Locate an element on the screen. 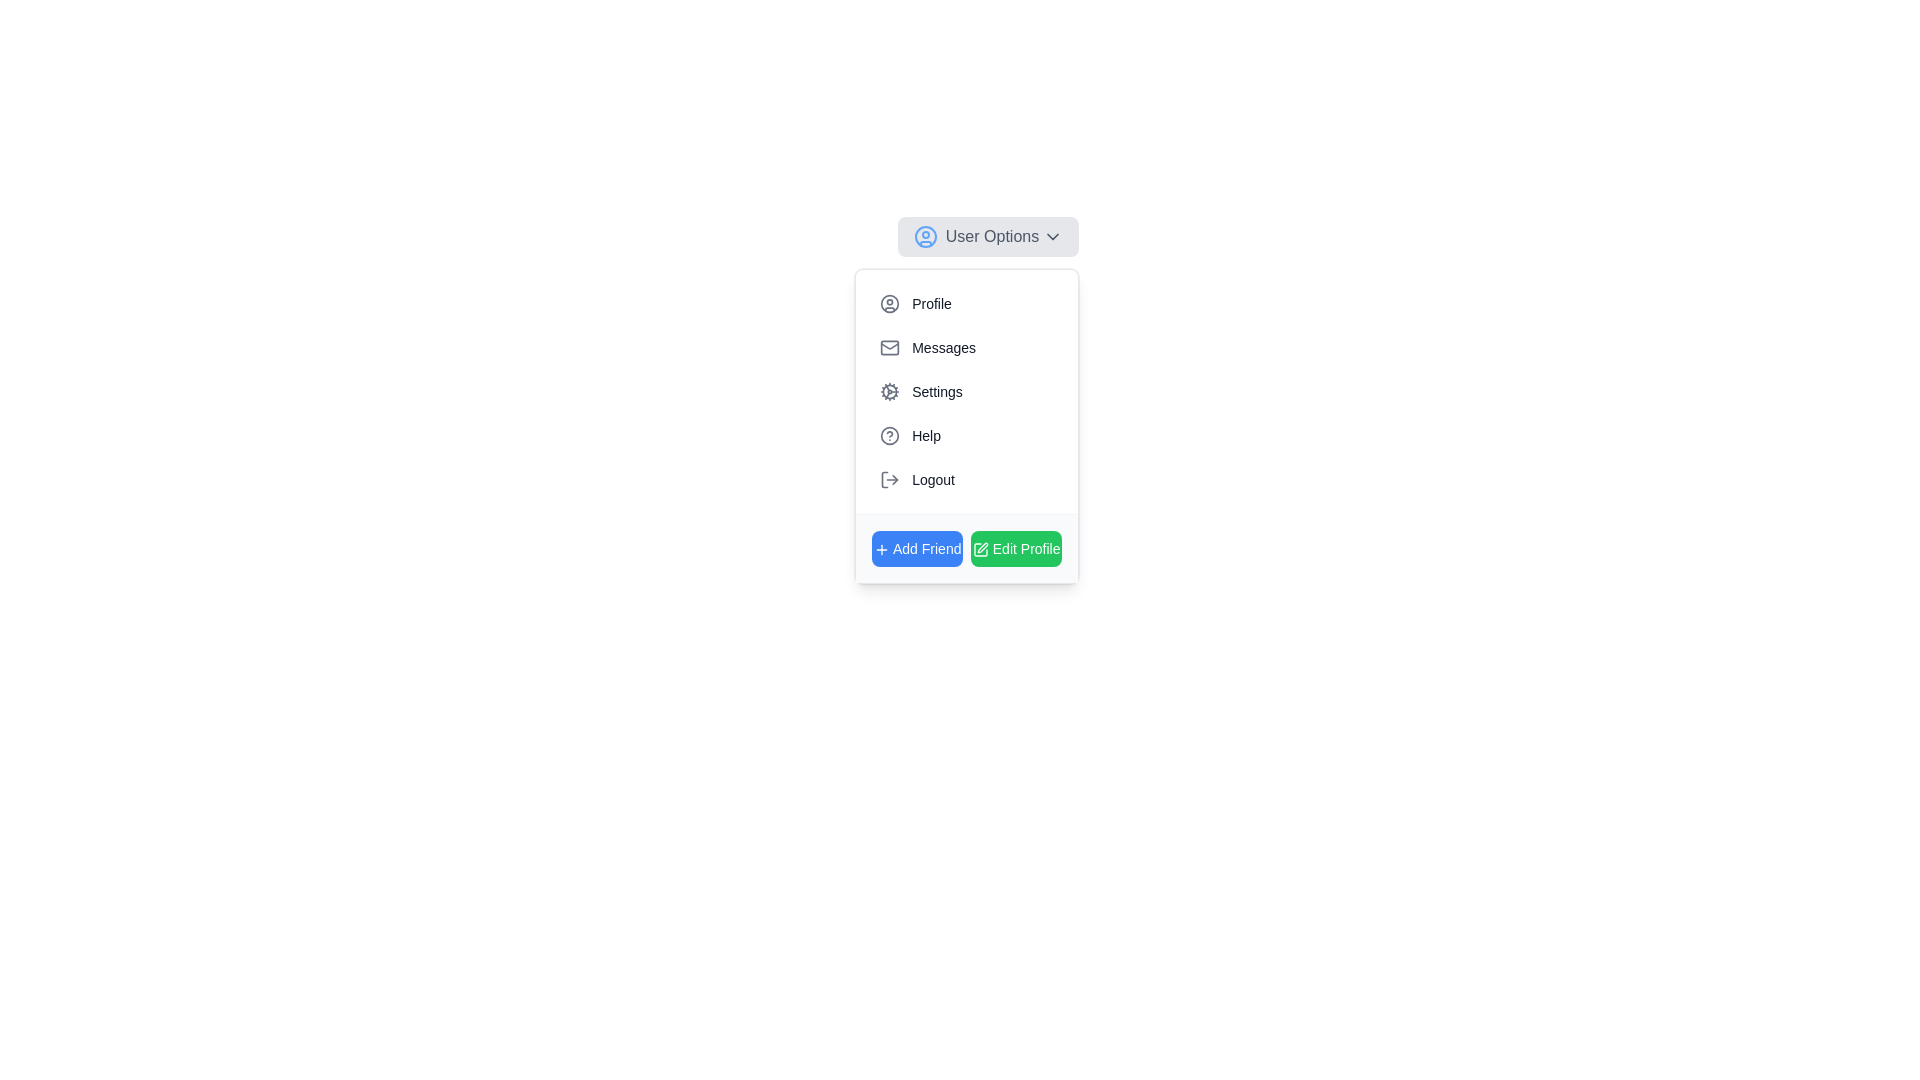  the Circle vector graphic element in the 'User Options' dropdown menu that visually represents a user's profile icon is located at coordinates (889, 304).